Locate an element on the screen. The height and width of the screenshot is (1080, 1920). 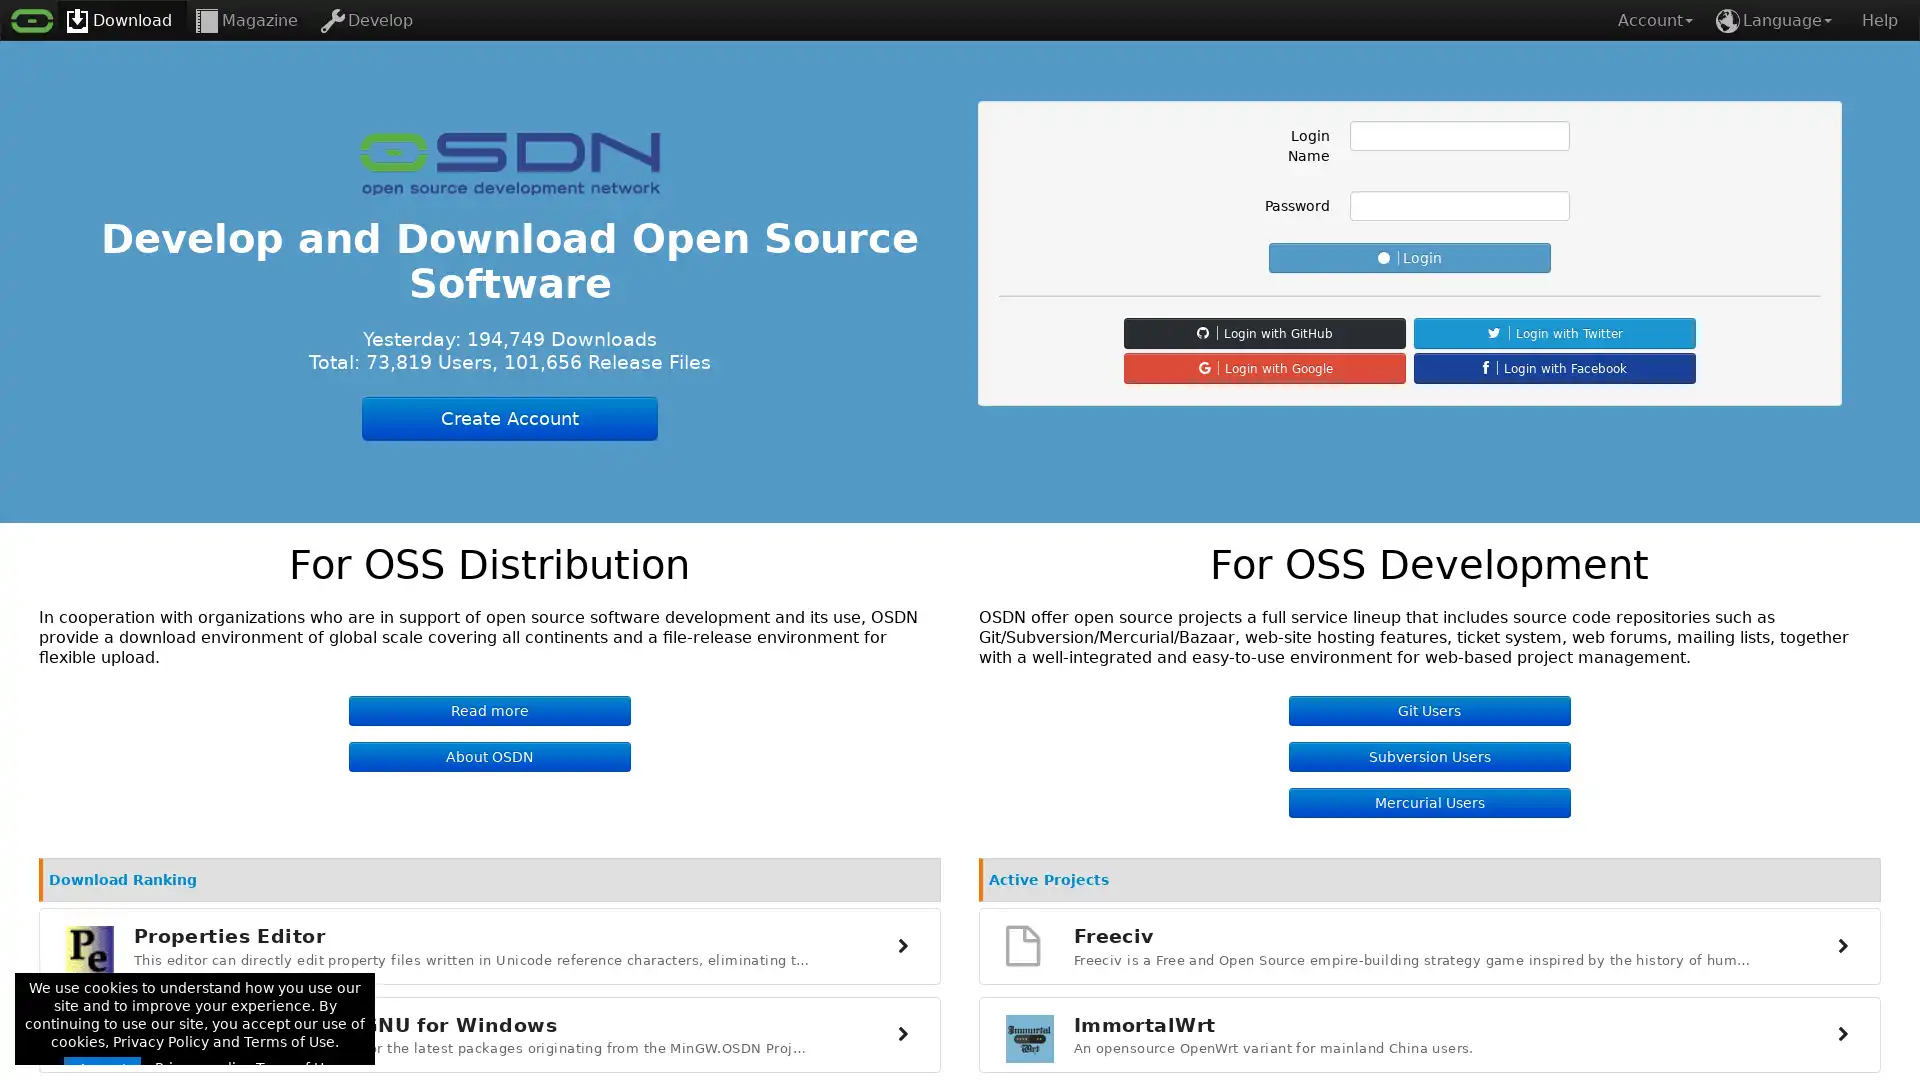
Login is located at coordinates (1409, 257).